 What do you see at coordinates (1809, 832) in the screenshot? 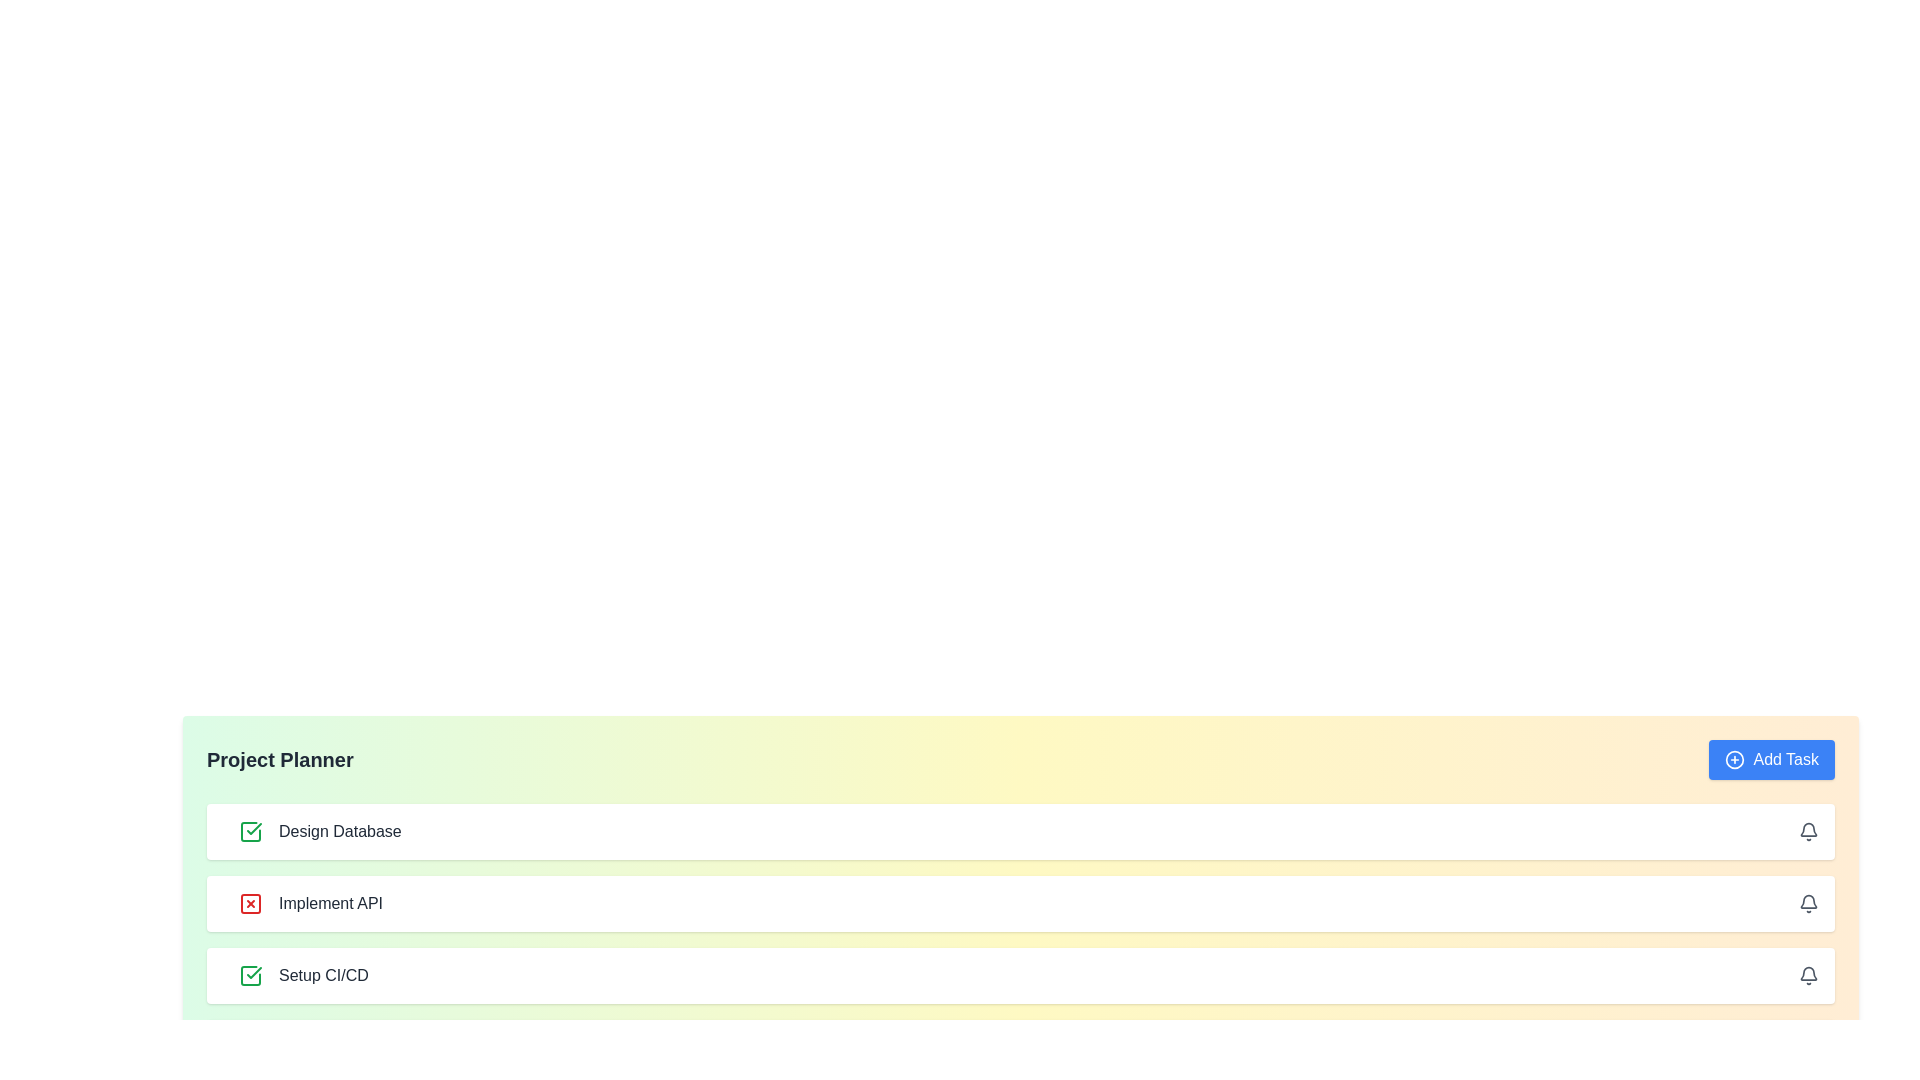
I see `bell icon for the task Design Database to set or manage notifications` at bounding box center [1809, 832].